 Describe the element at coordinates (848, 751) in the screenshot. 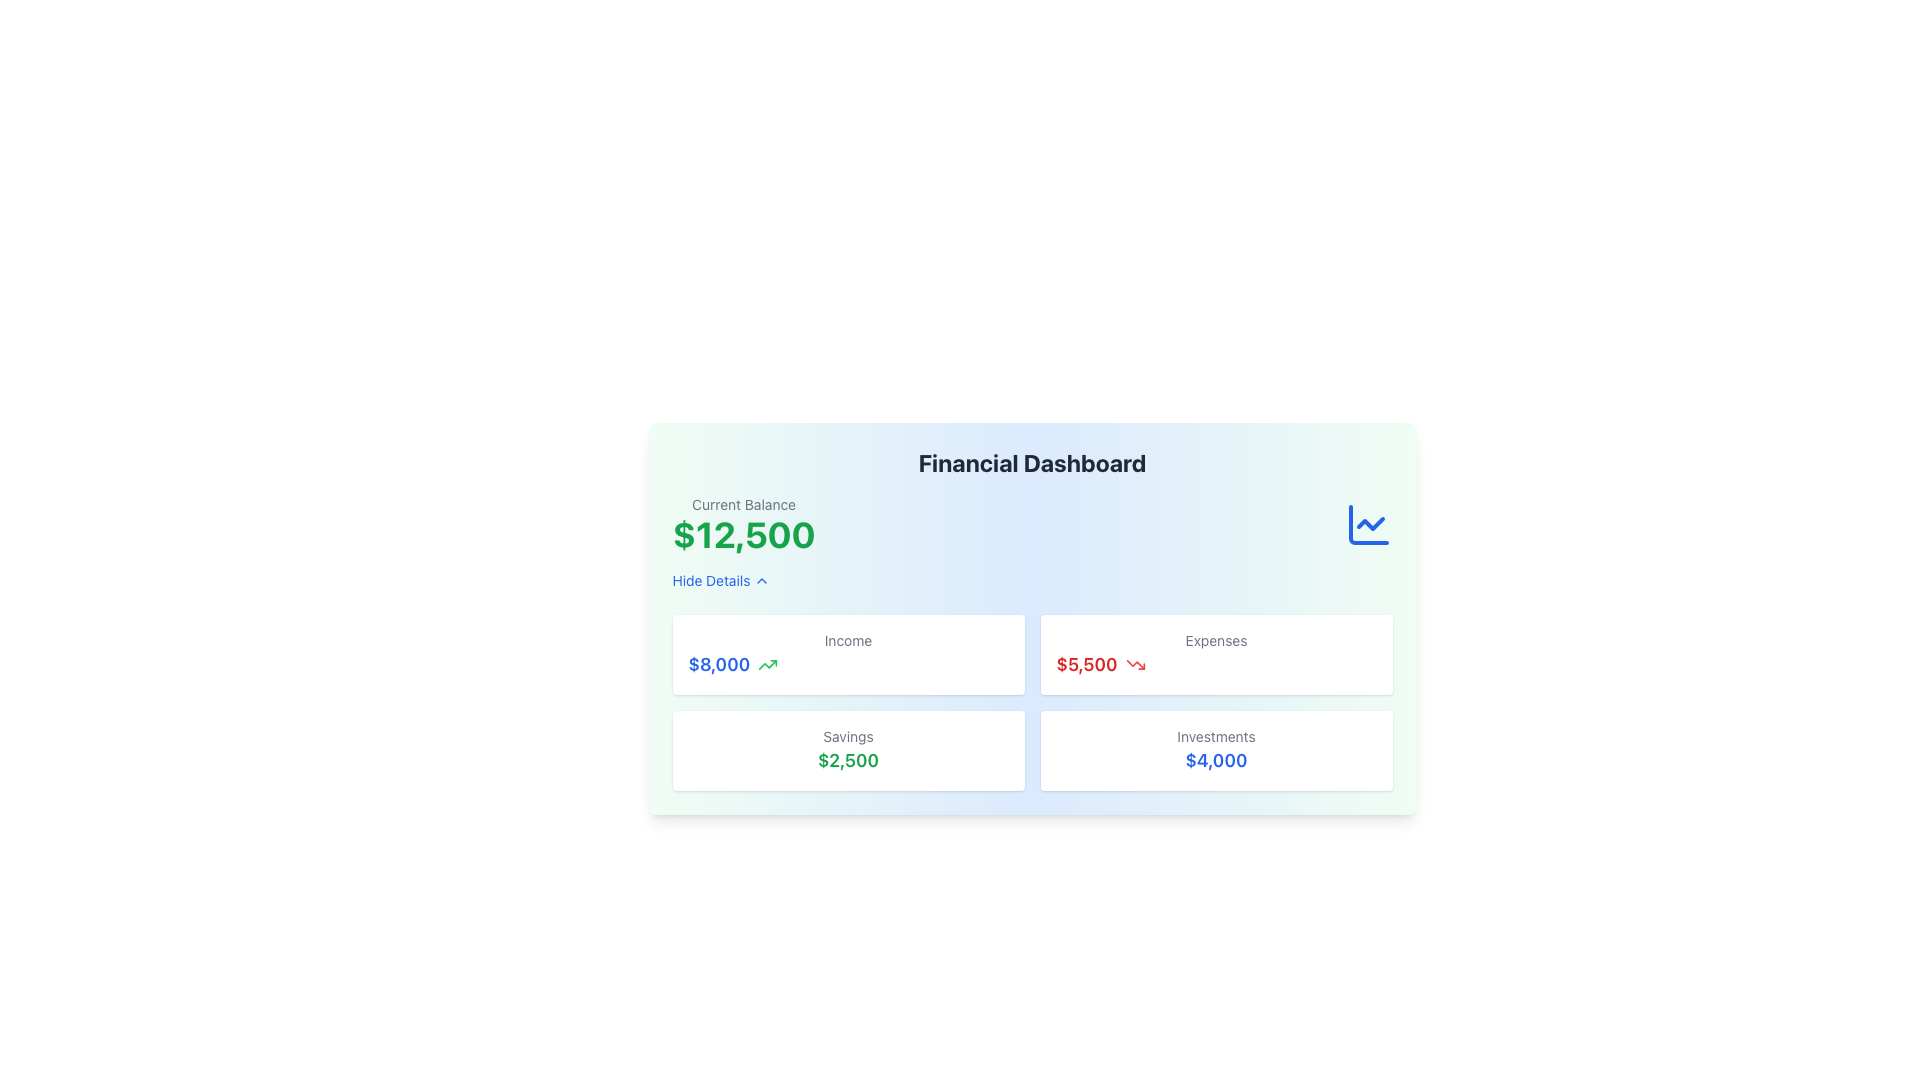

I see `the non-interactive savings display card located in the bottom left quadrant, below the 'Income' card and to the left of the 'Investments' card` at that location.